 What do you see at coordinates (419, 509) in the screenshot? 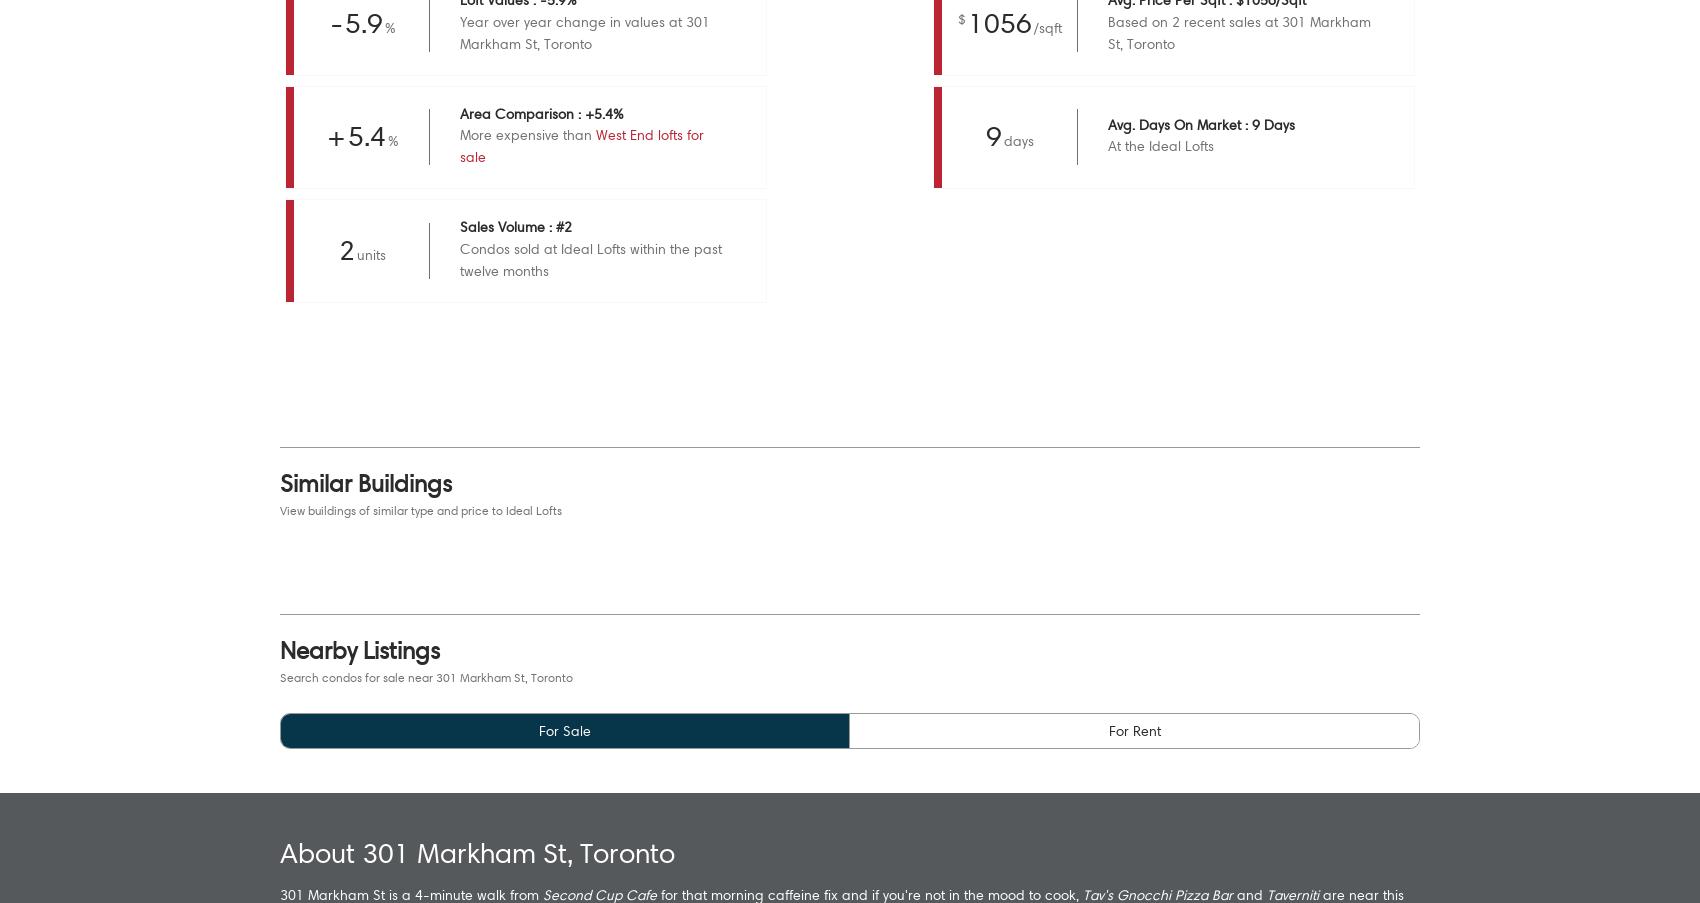
I see `'View buildings of similar type and price to Ideal Lofts'` at bounding box center [419, 509].